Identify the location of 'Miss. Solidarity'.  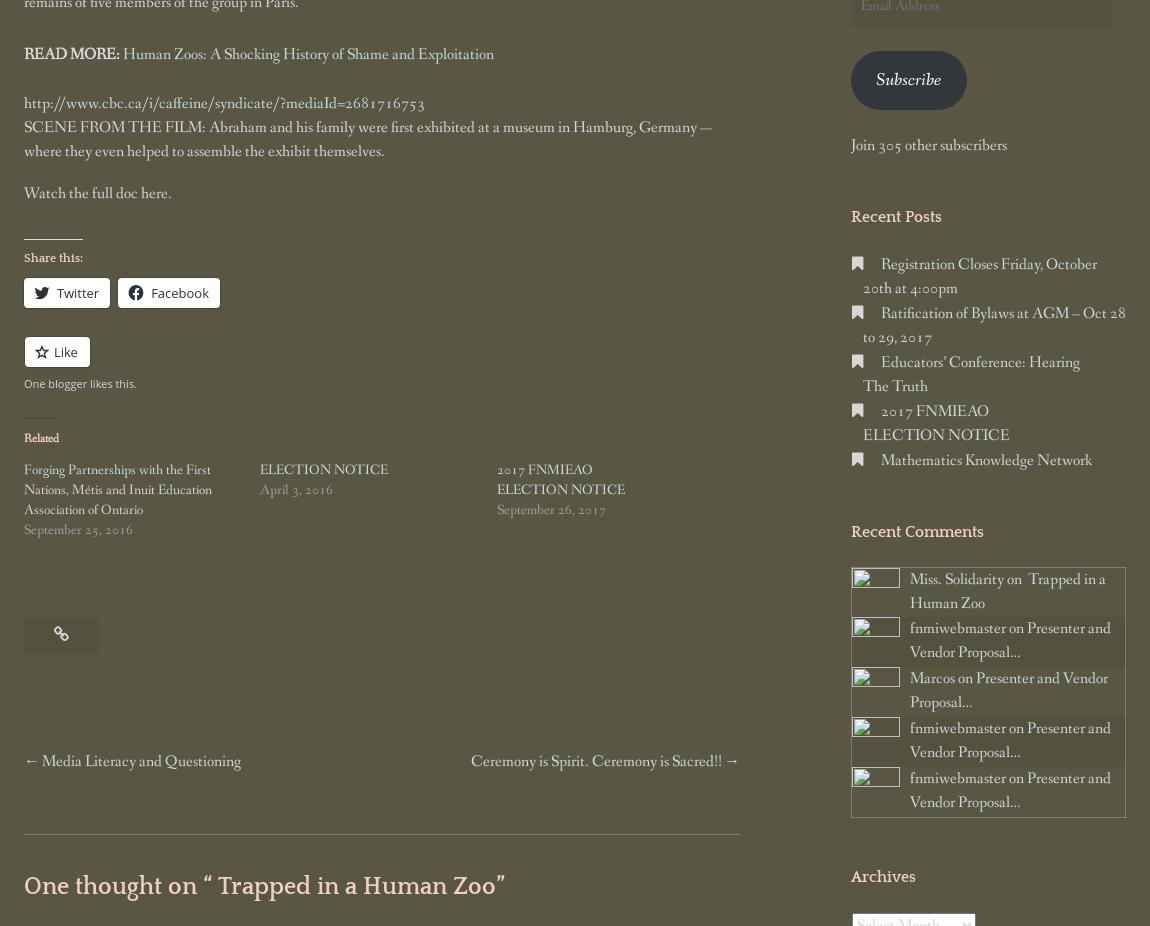
(955, 578).